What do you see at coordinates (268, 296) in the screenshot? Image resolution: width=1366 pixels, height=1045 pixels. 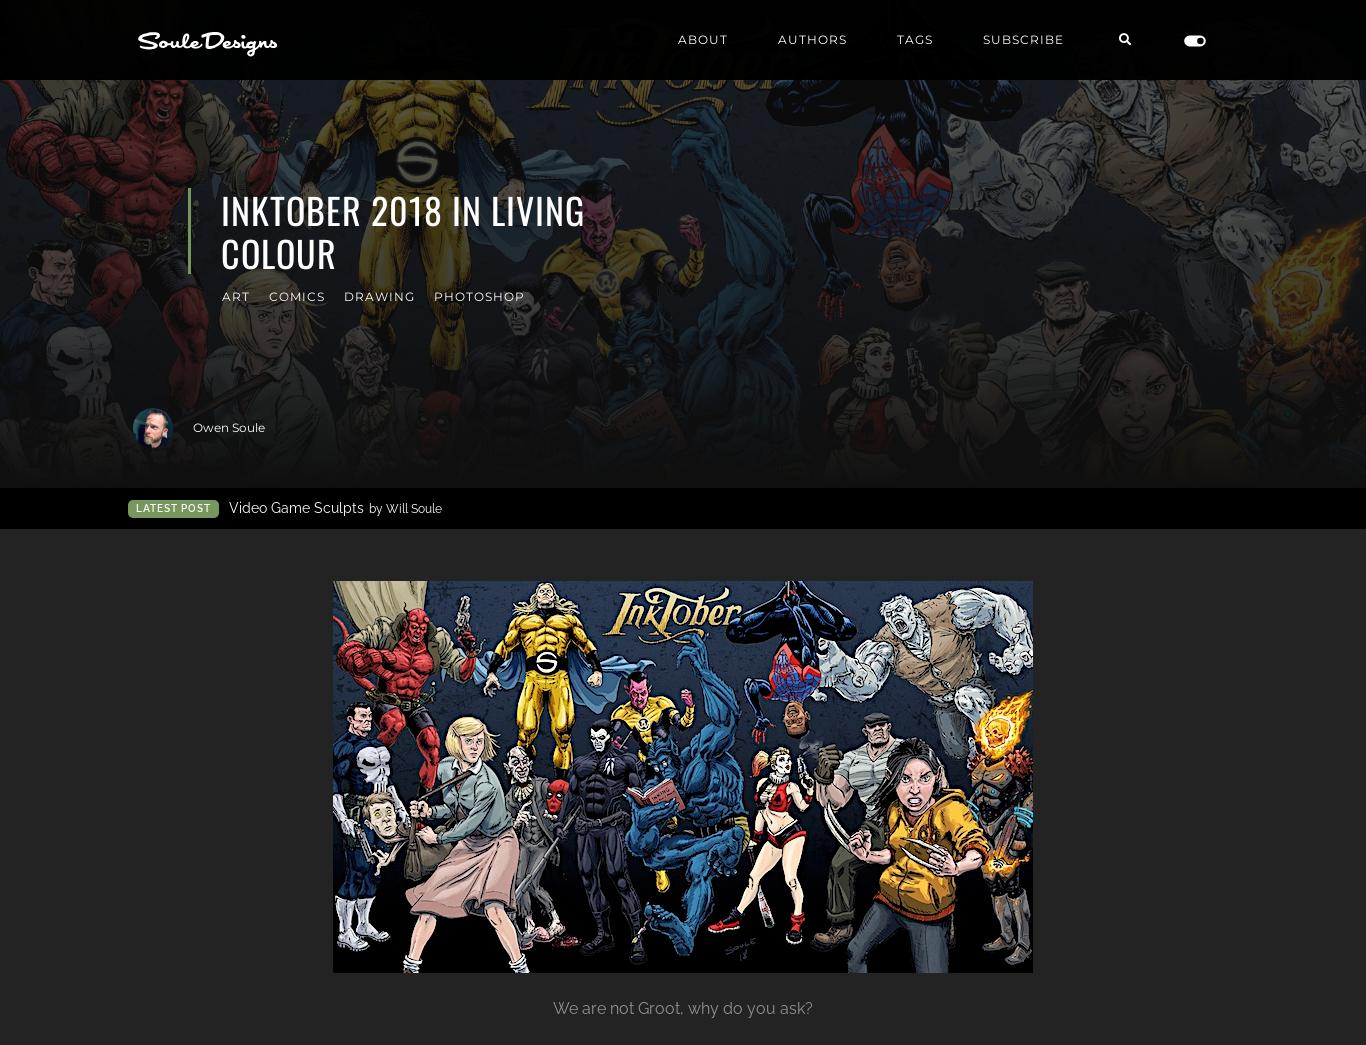 I see `'Comics'` at bounding box center [268, 296].